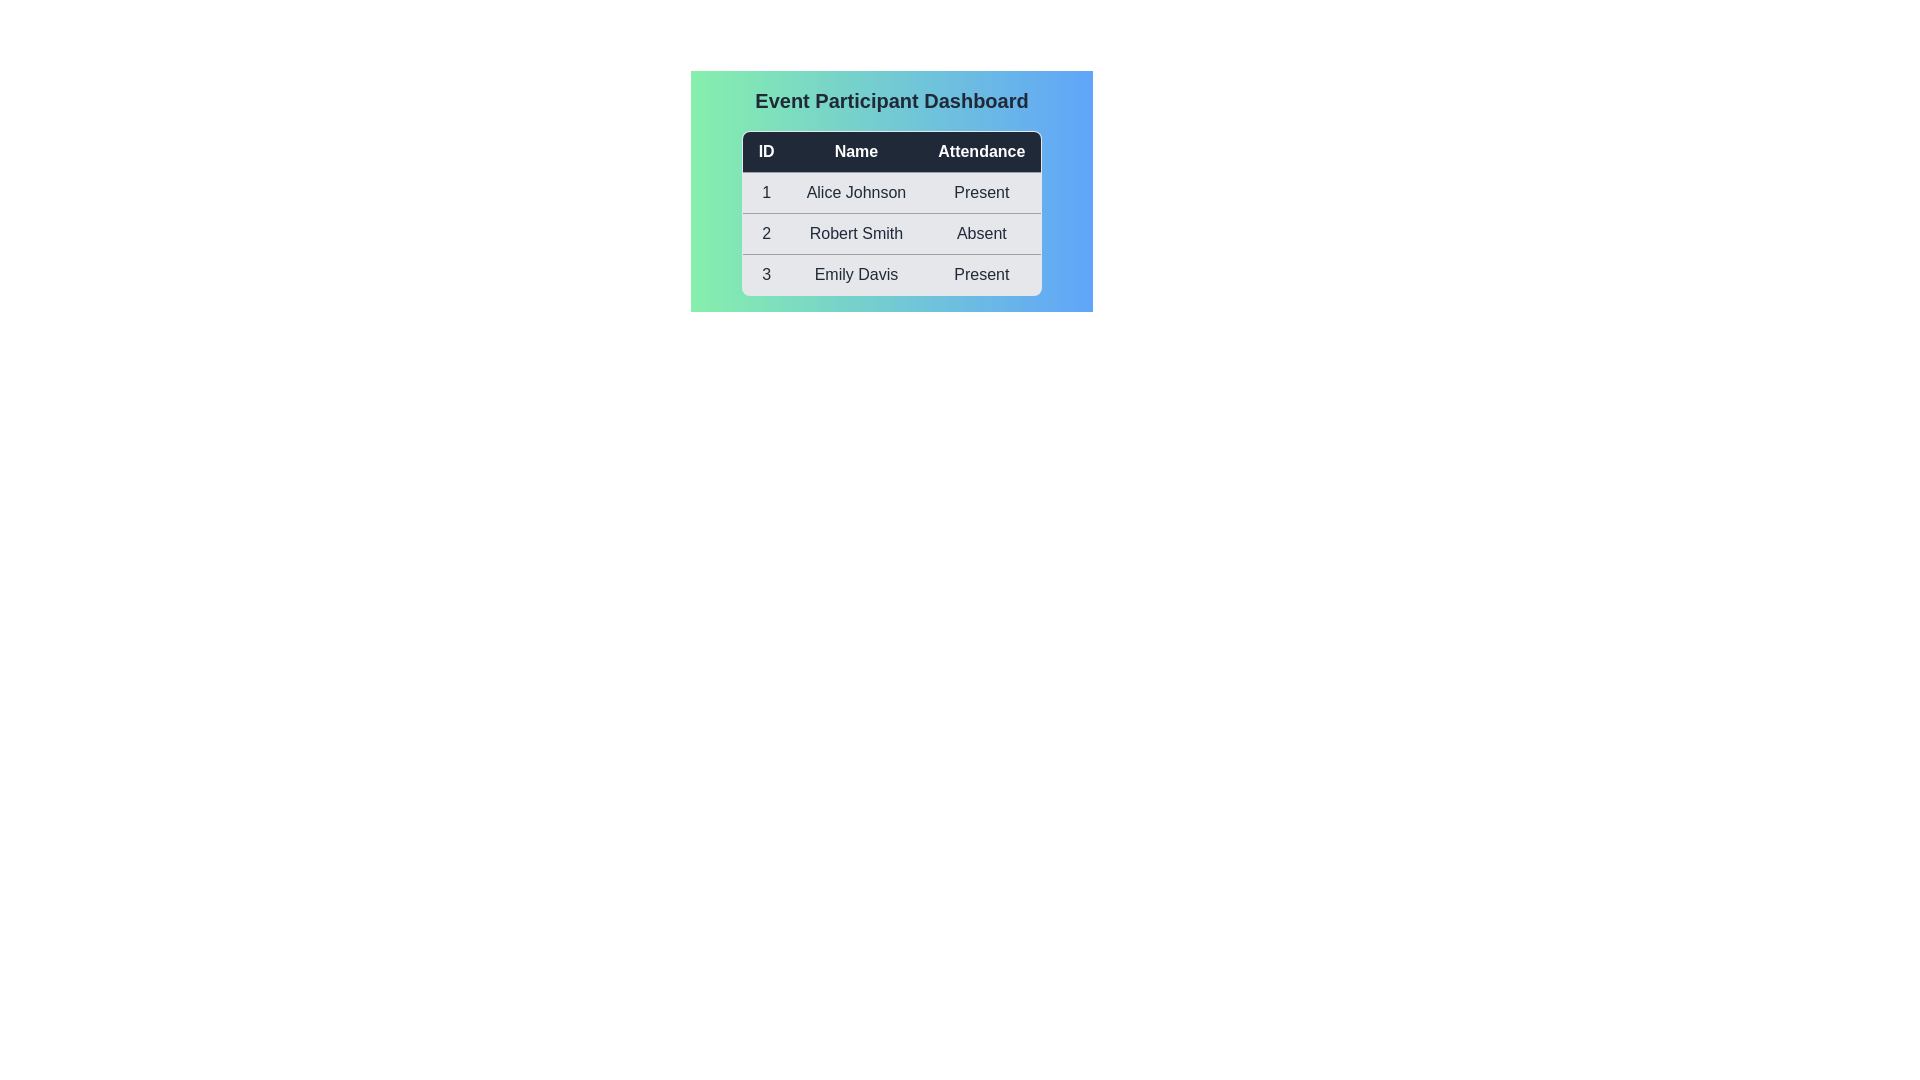 The image size is (1920, 1080). Describe the element at coordinates (856, 192) in the screenshot. I see `the text label 'Alice Johnson' located in the second column of the table row with ID '1', which is rendered in bold sans-serif font and has a light gray background` at that location.